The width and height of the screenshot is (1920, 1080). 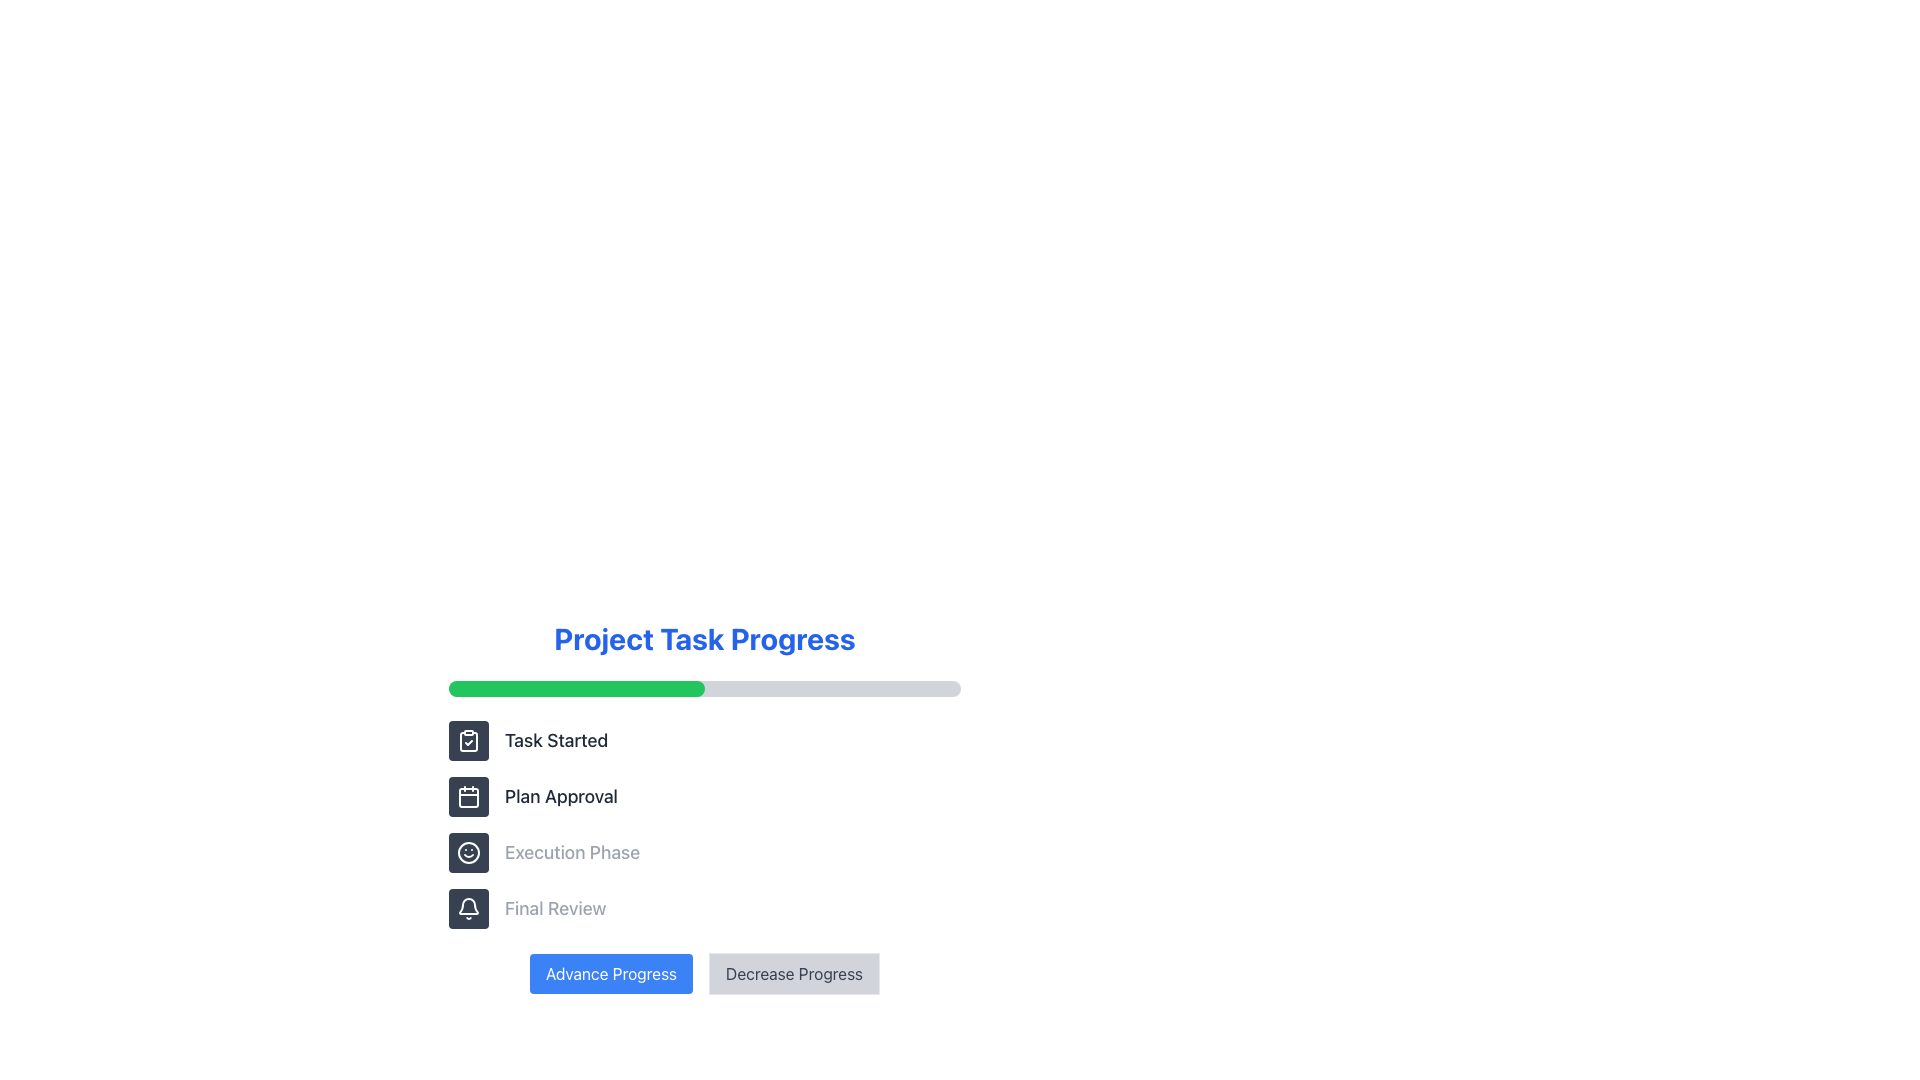 I want to click on the smile icon, which is a decorative element with a dark gray rounded background, positioned below the 'Execution Phase' label, so click(x=468, y=852).